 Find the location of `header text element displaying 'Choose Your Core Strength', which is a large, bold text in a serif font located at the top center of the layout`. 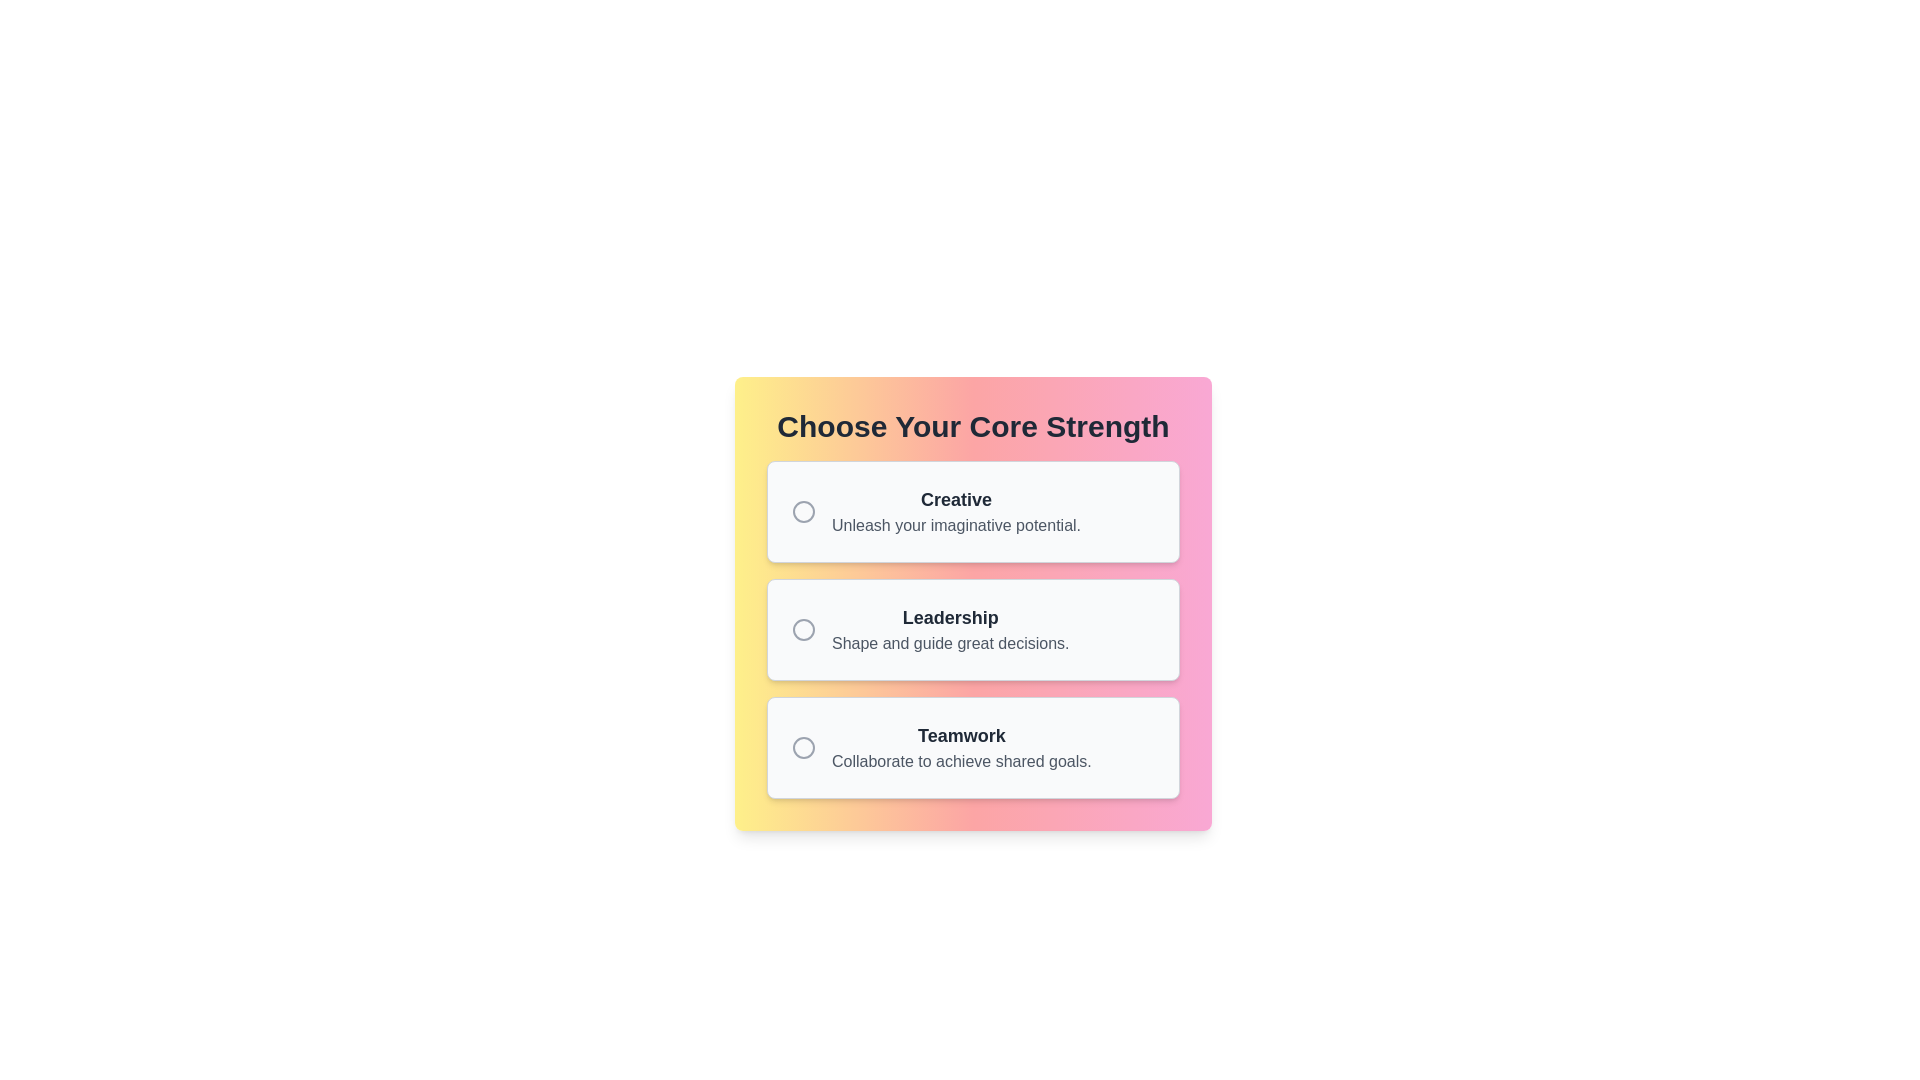

header text element displaying 'Choose Your Core Strength', which is a large, bold text in a serif font located at the top center of the layout is located at coordinates (973, 426).